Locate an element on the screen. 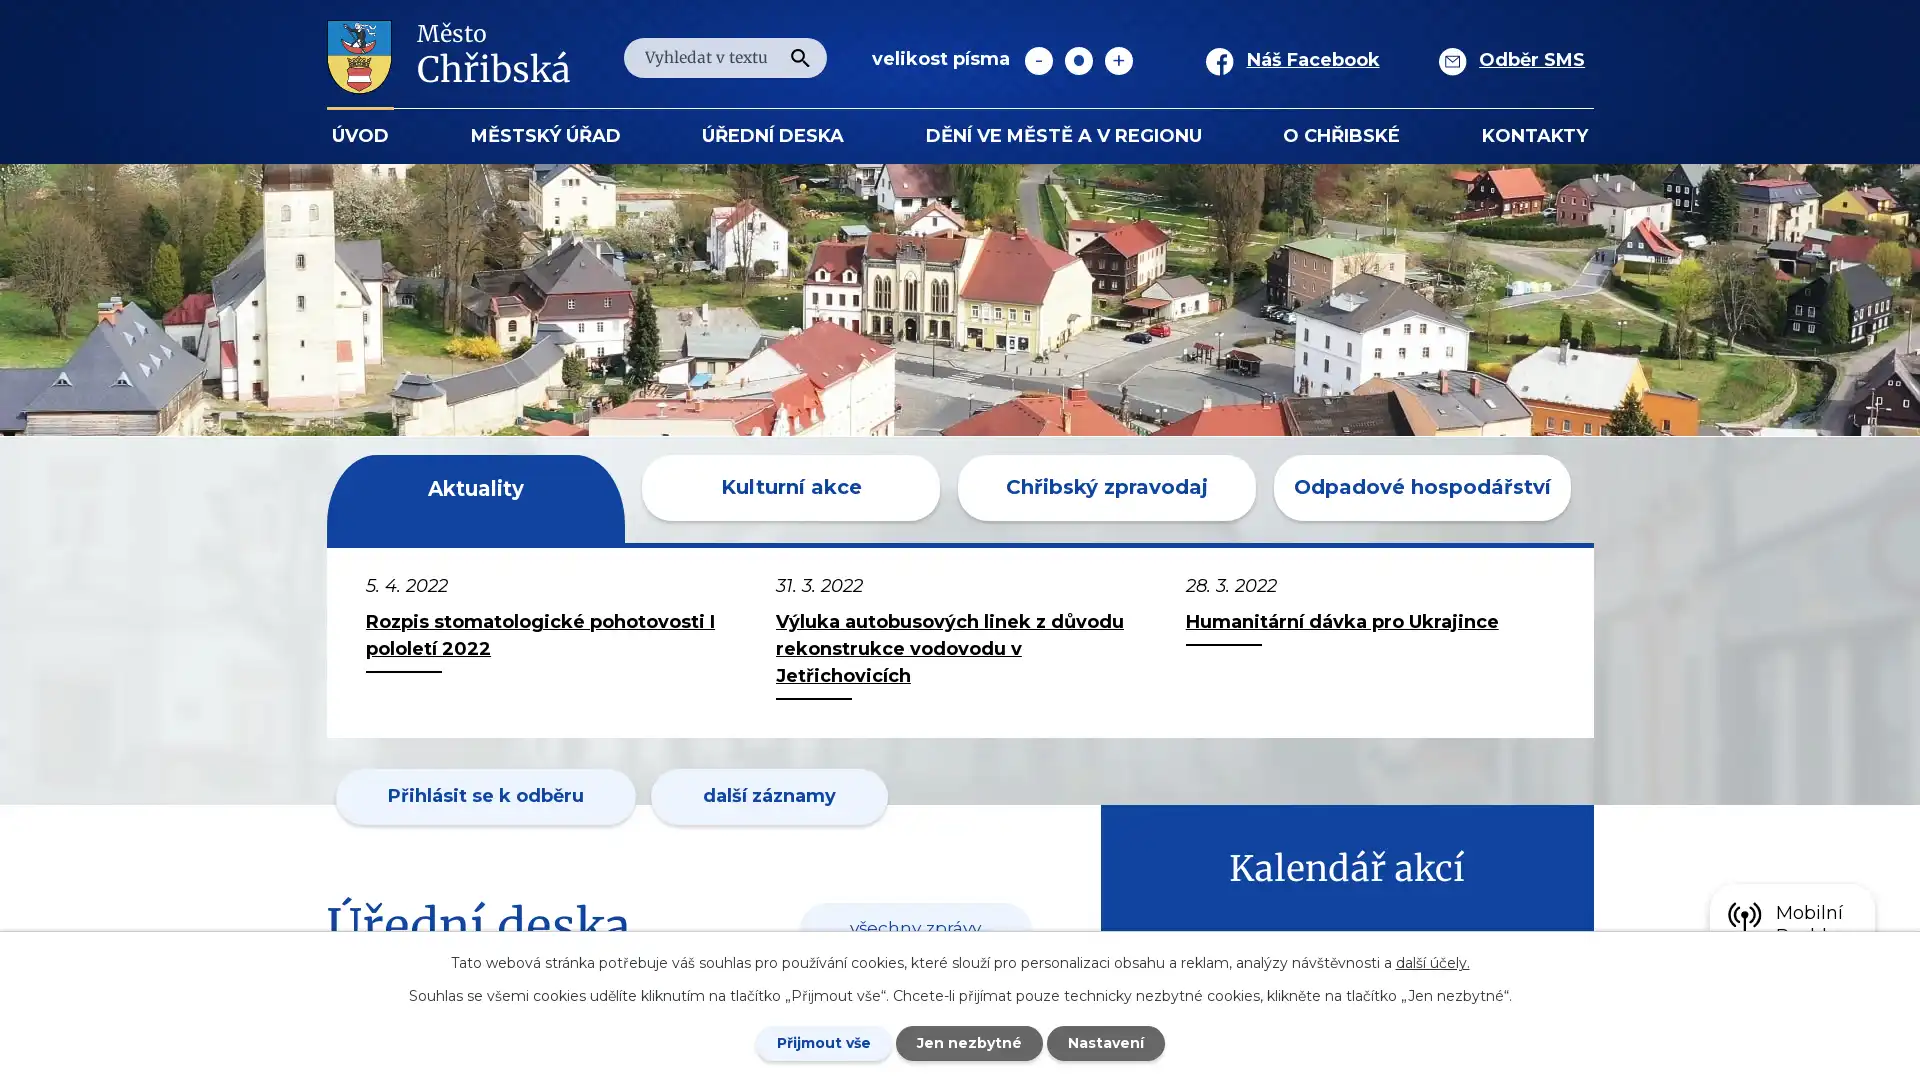 This screenshot has height=1080, width=1920. Hledat is located at coordinates (798, 56).